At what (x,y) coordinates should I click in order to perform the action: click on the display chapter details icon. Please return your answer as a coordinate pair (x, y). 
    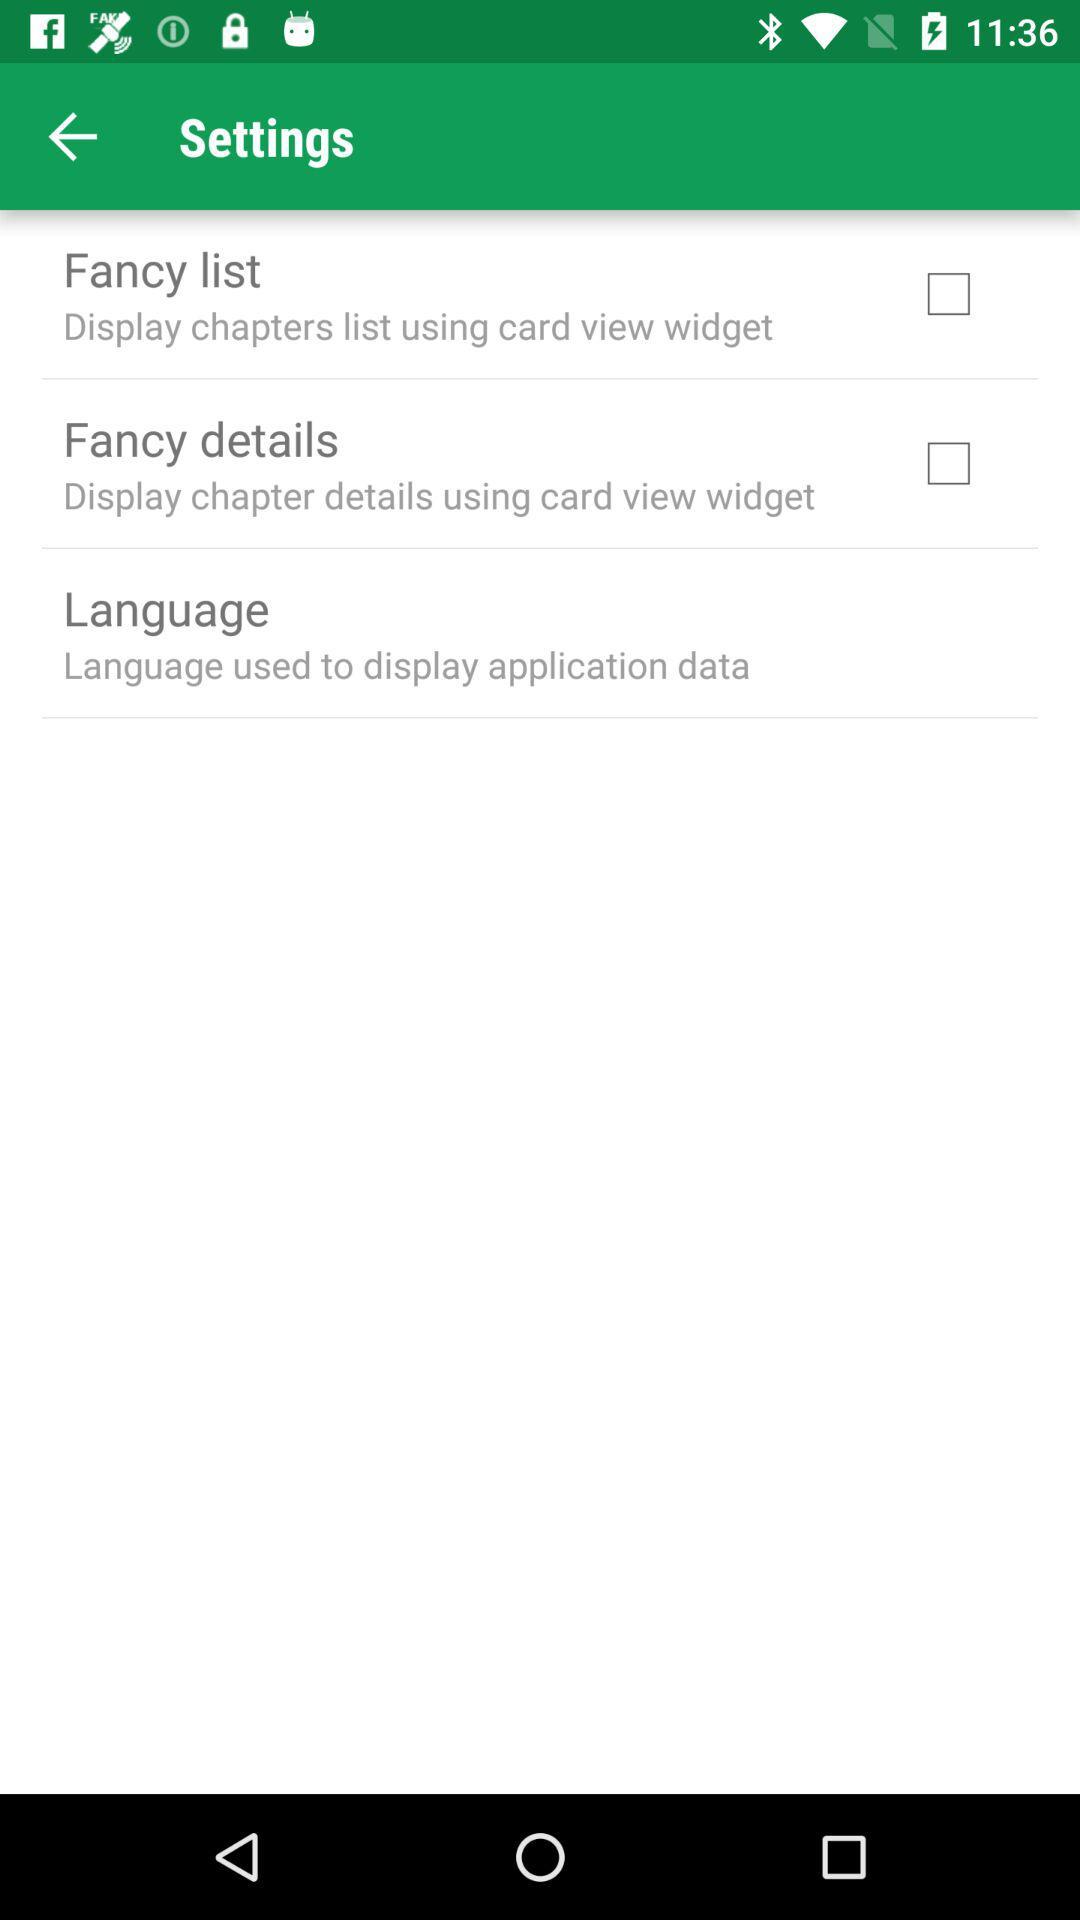
    Looking at the image, I should click on (438, 494).